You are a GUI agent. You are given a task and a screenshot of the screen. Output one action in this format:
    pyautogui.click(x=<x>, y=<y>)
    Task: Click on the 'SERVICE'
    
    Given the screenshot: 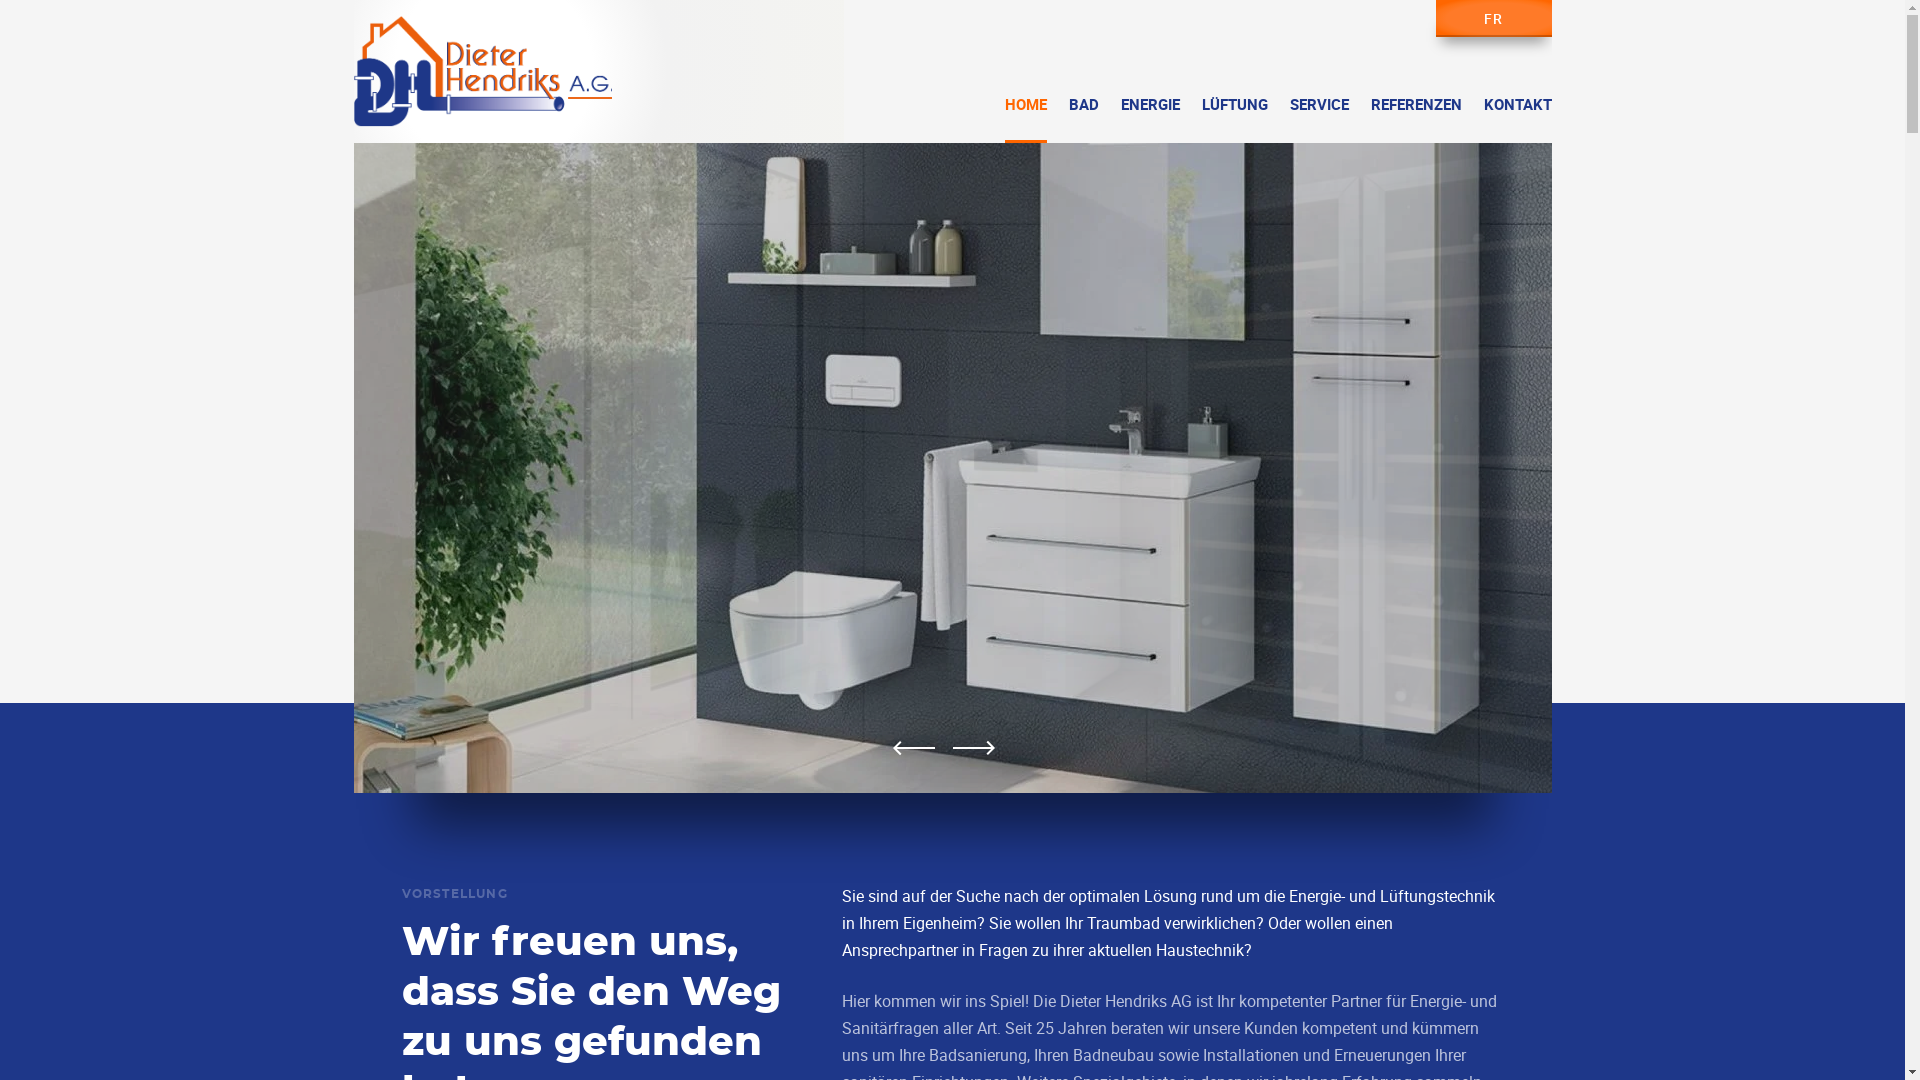 What is the action you would take?
    pyautogui.click(x=1319, y=119)
    